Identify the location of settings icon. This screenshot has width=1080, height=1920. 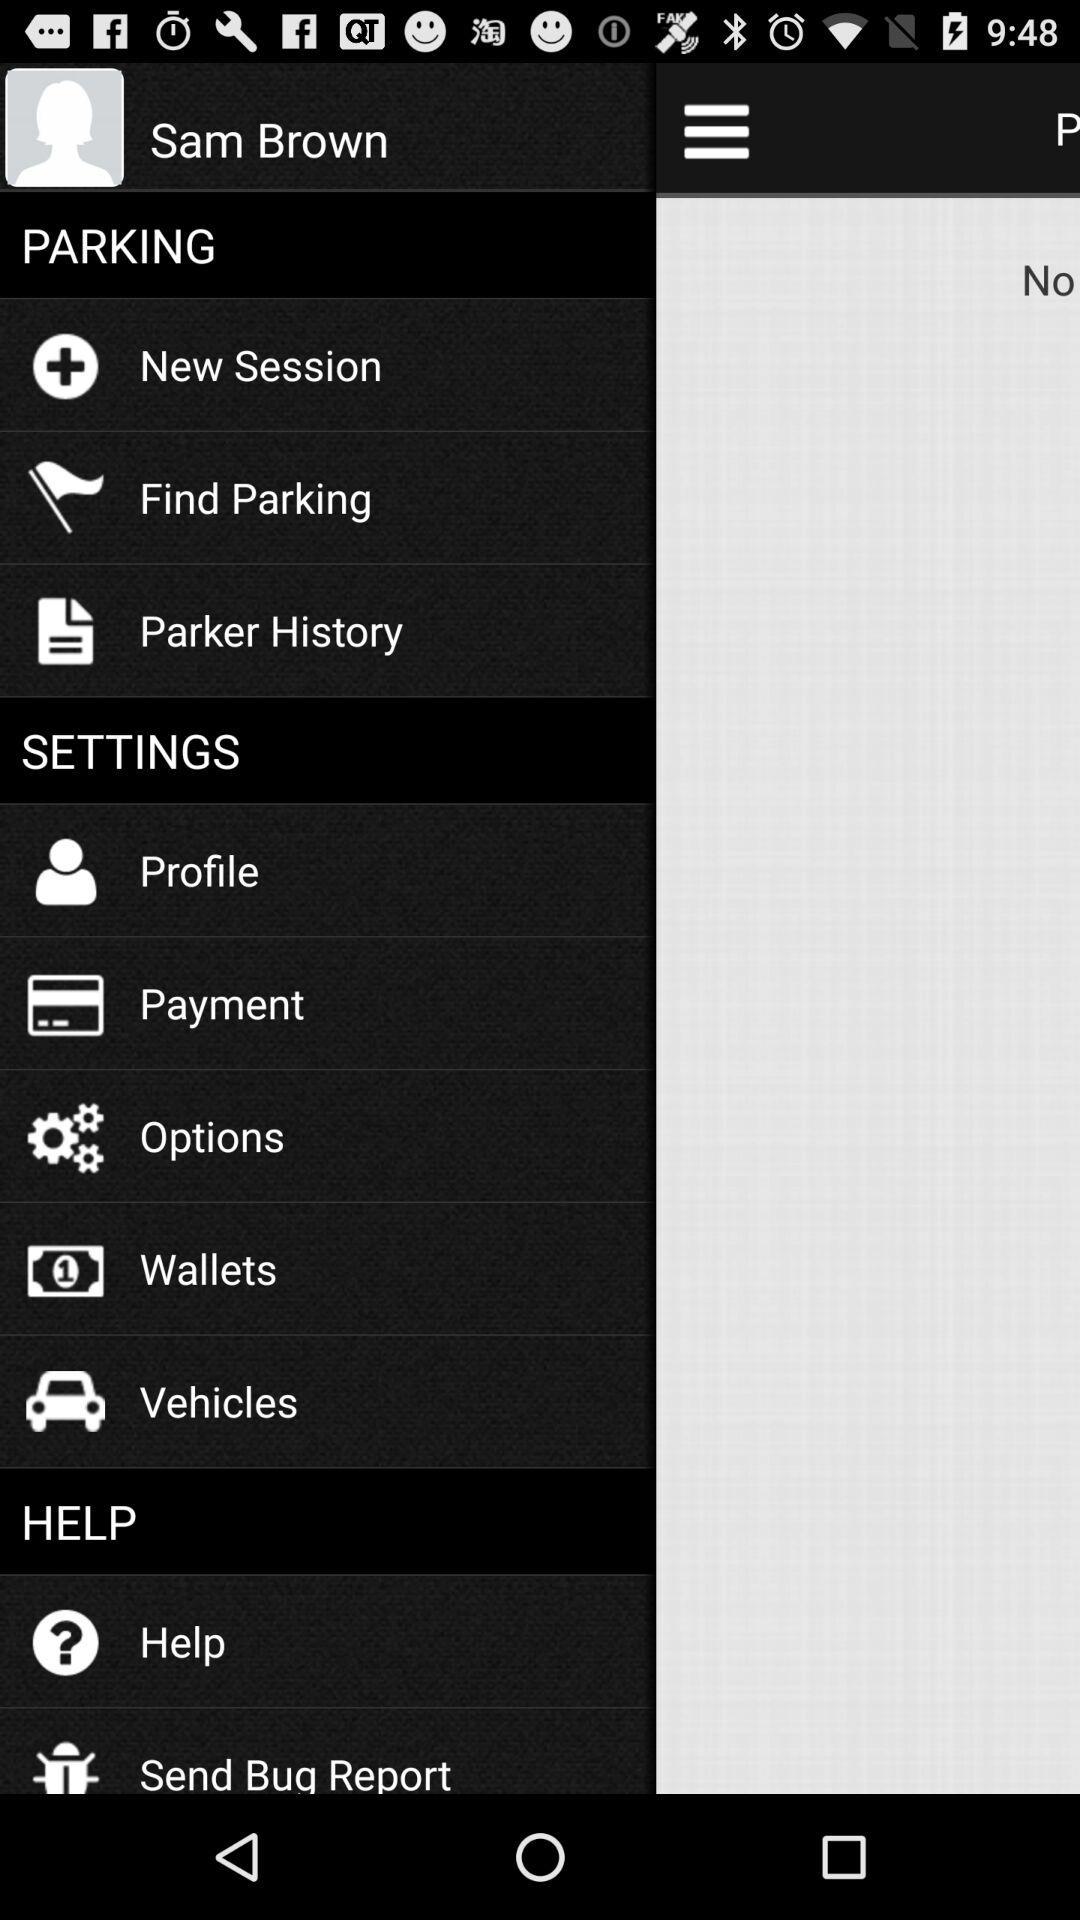
(327, 749).